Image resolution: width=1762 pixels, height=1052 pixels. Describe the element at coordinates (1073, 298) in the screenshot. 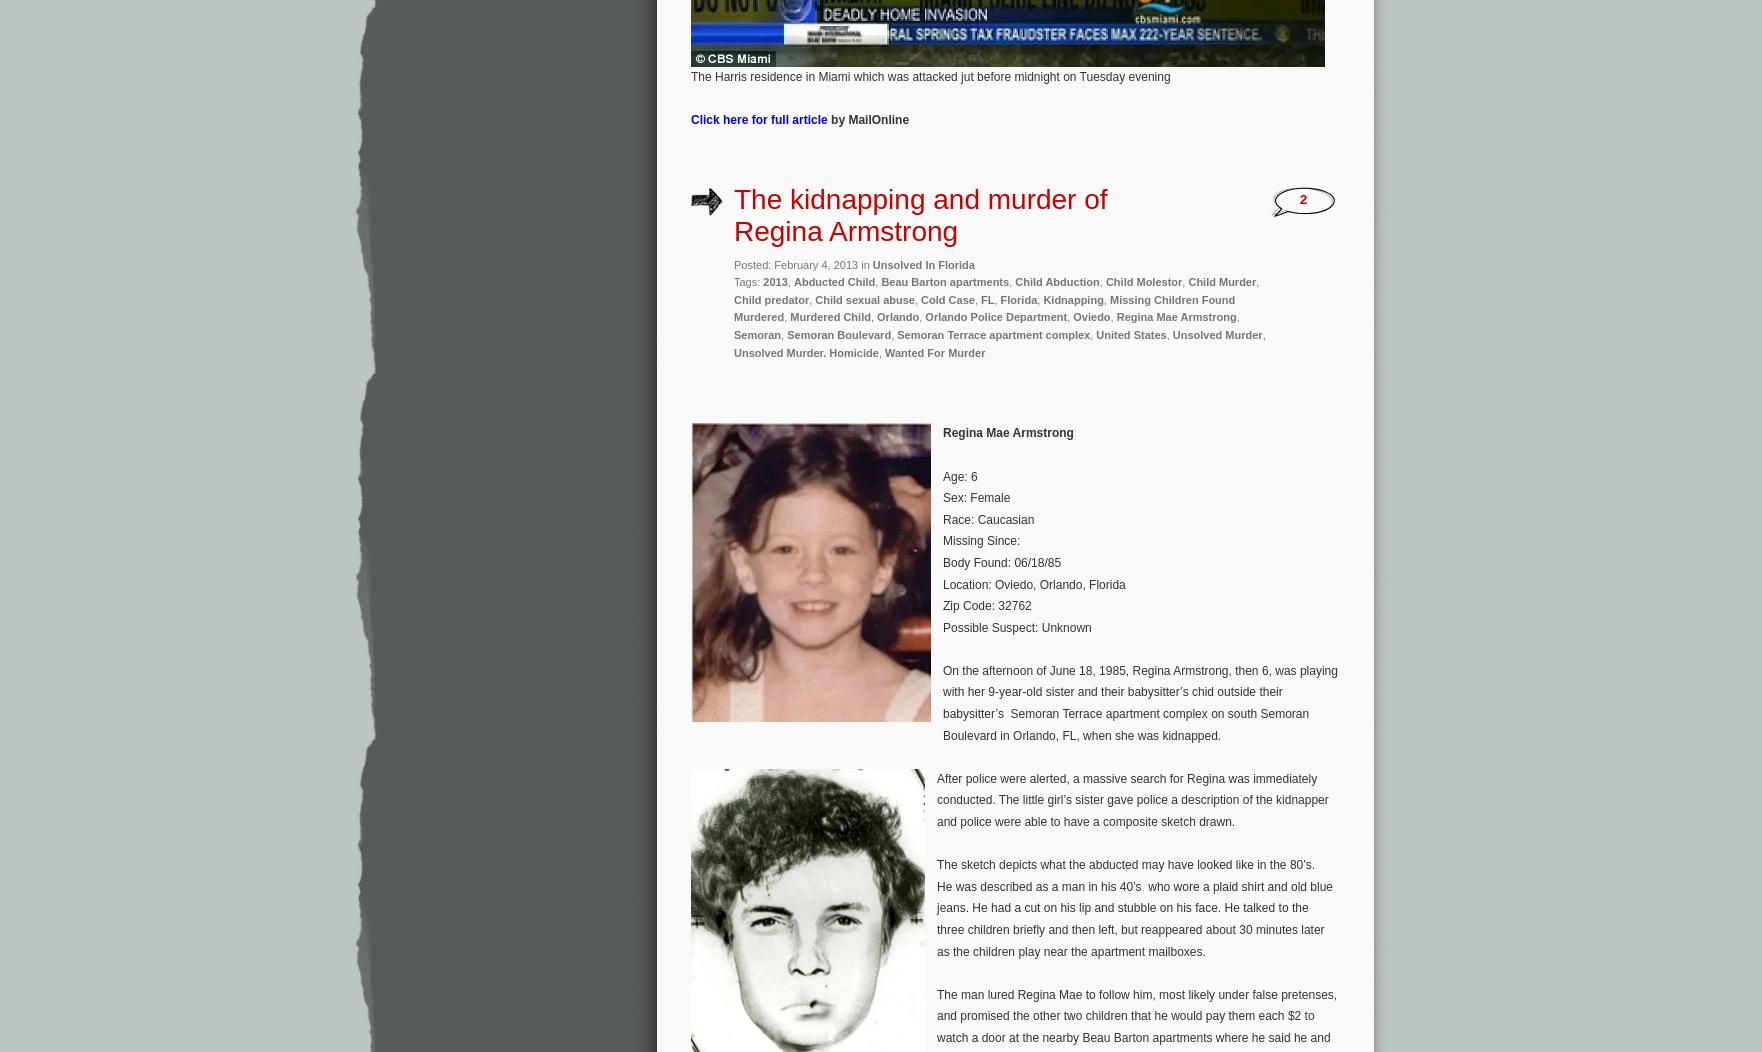

I see `'Kidnapping'` at that location.